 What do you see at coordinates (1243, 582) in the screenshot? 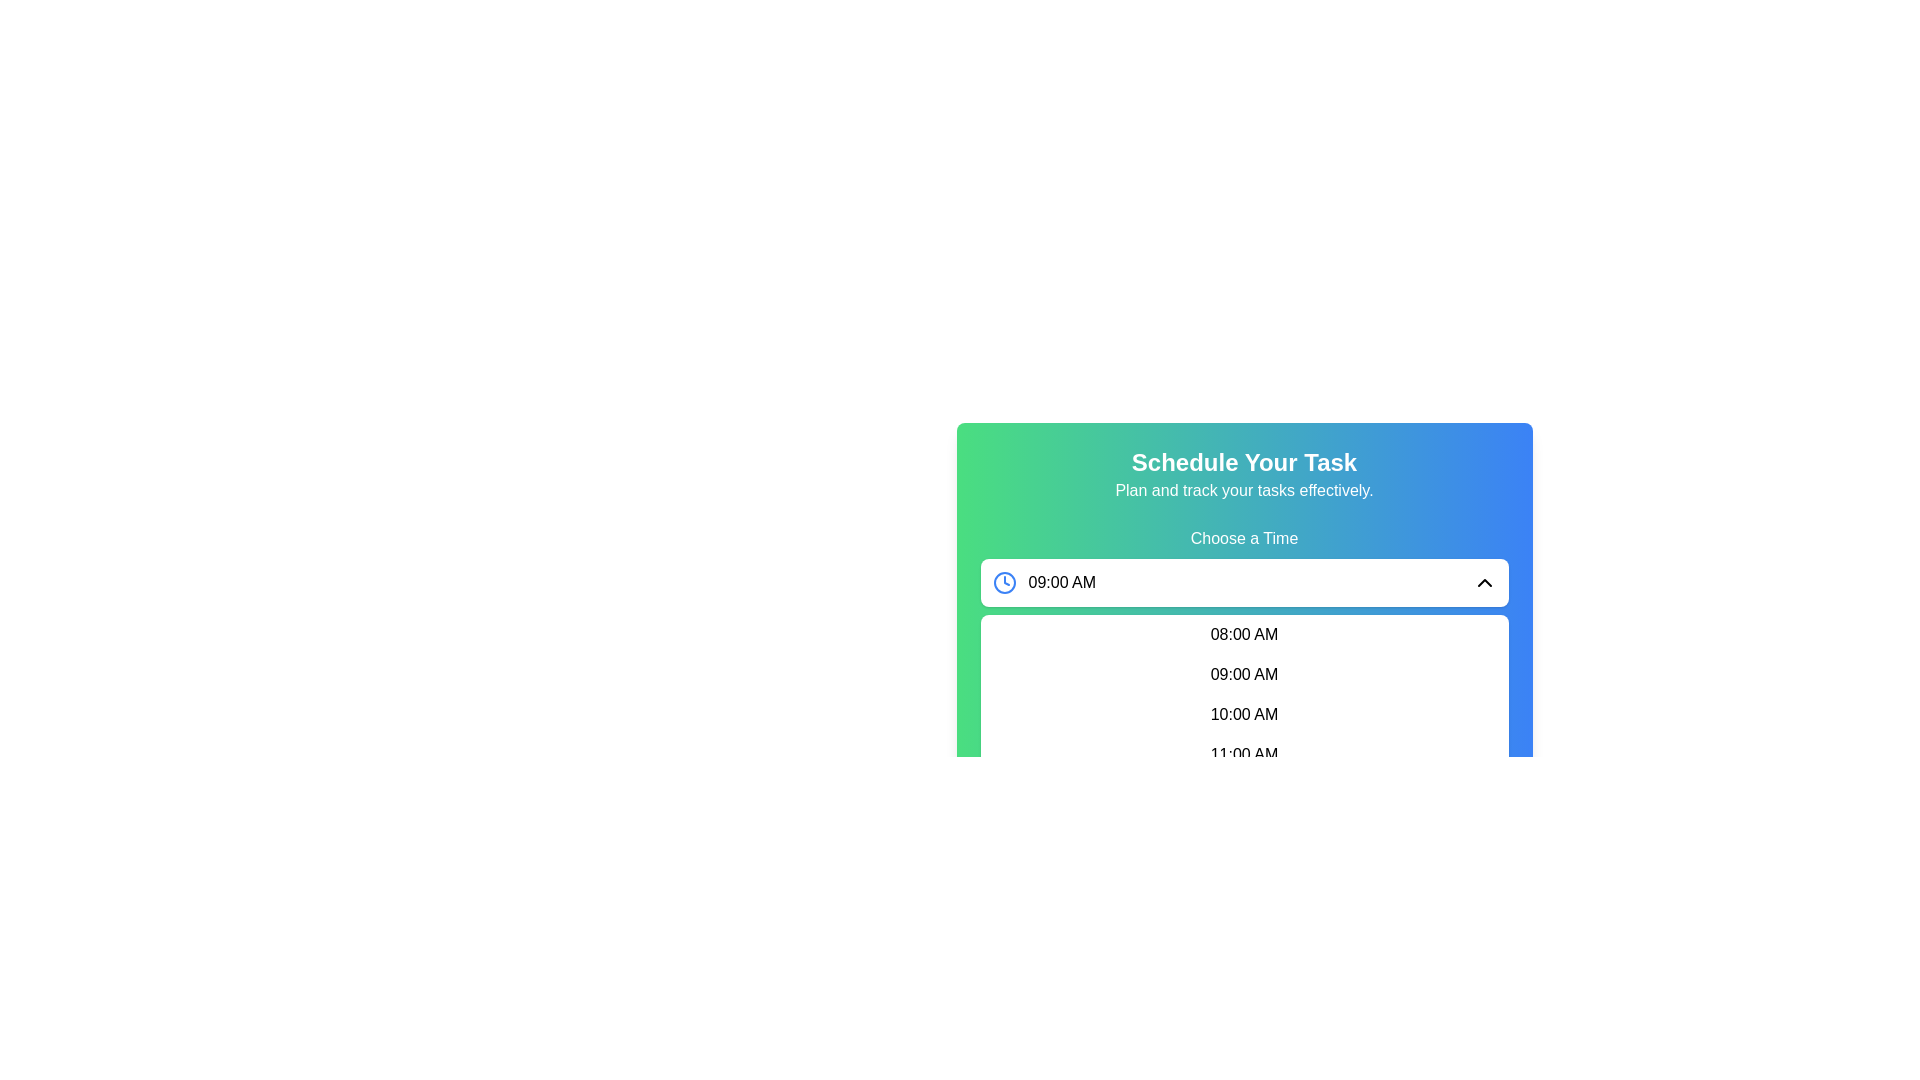
I see `the Dropdown button displaying '09:00 AM' using the keyboard` at bounding box center [1243, 582].